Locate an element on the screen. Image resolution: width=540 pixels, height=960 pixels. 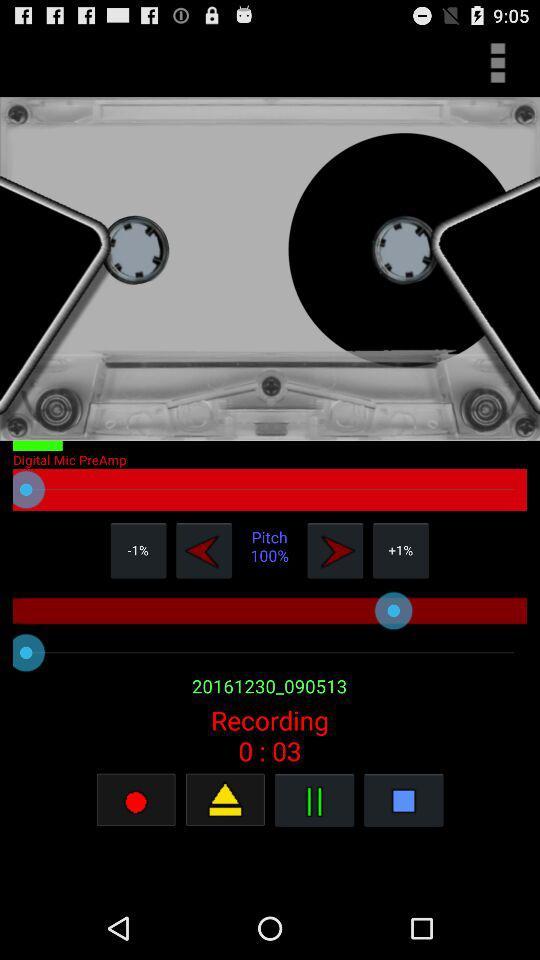
pitch down is located at coordinates (203, 550).